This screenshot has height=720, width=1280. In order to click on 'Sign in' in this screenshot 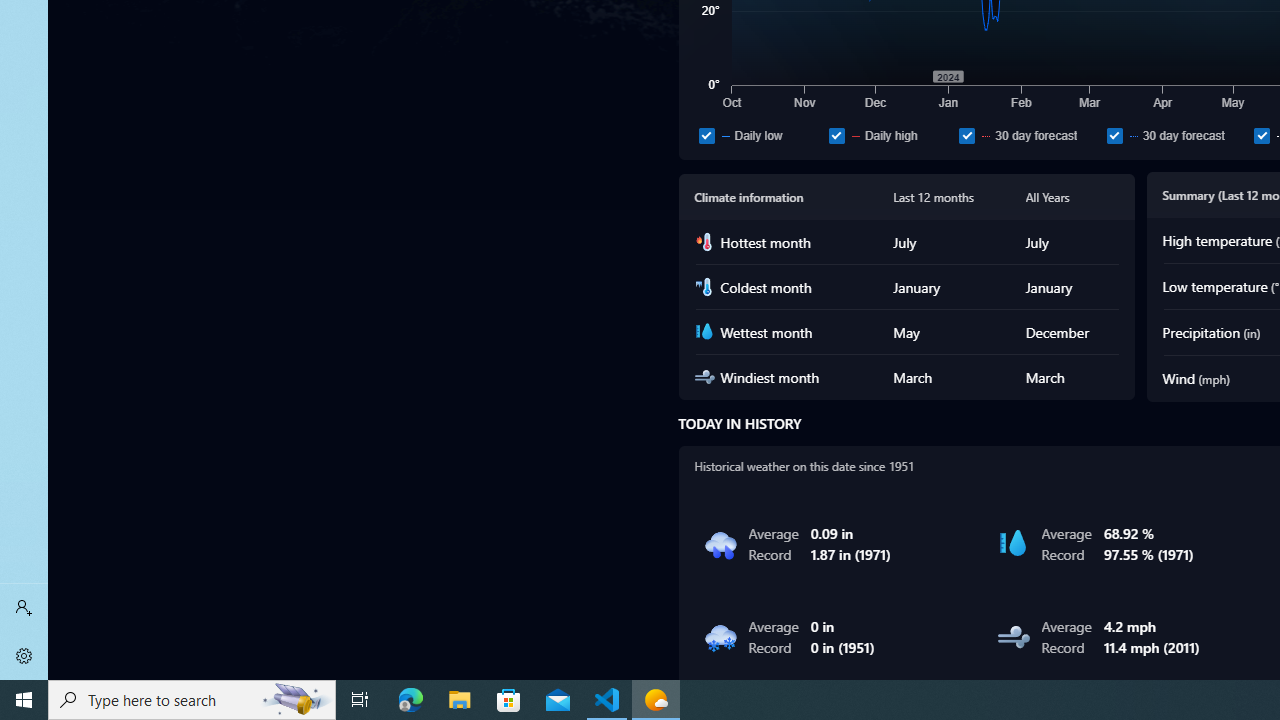, I will do `click(24, 607)`.